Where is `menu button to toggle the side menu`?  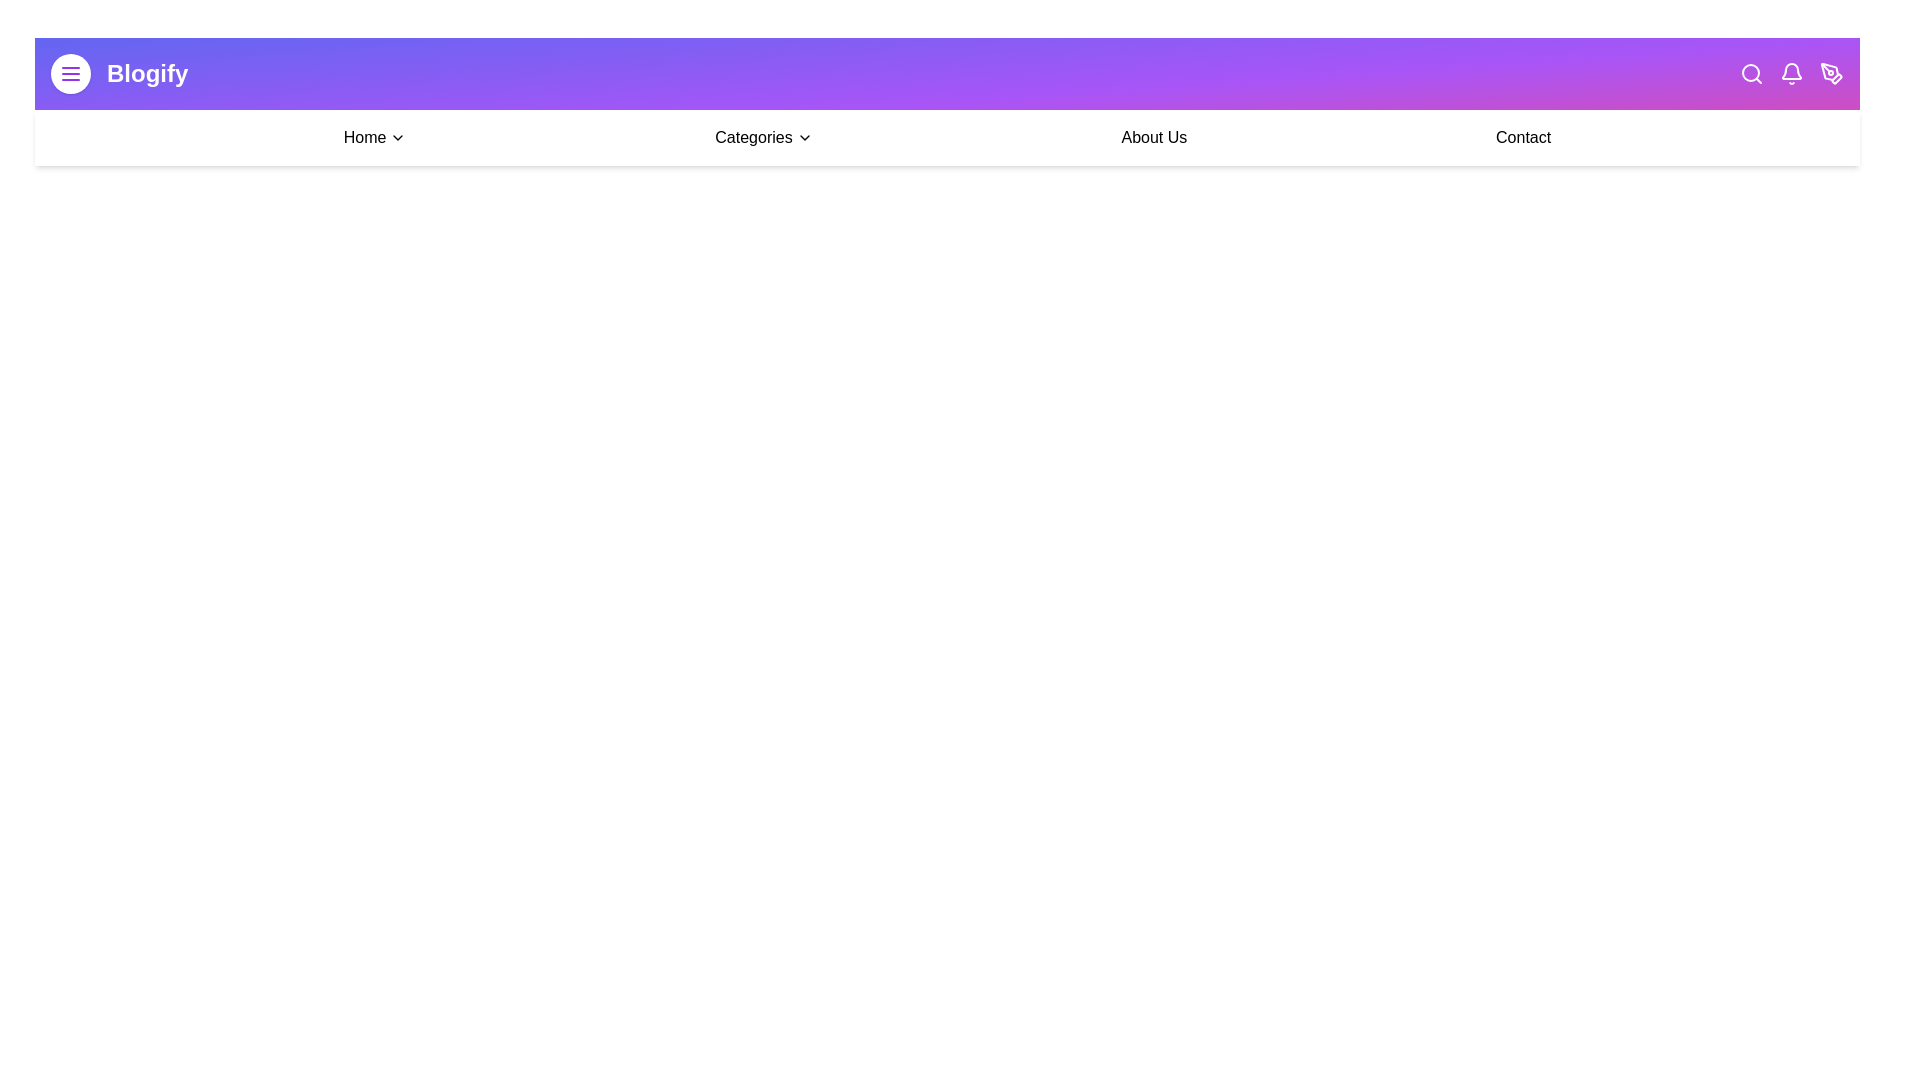 menu button to toggle the side menu is located at coordinates (71, 72).